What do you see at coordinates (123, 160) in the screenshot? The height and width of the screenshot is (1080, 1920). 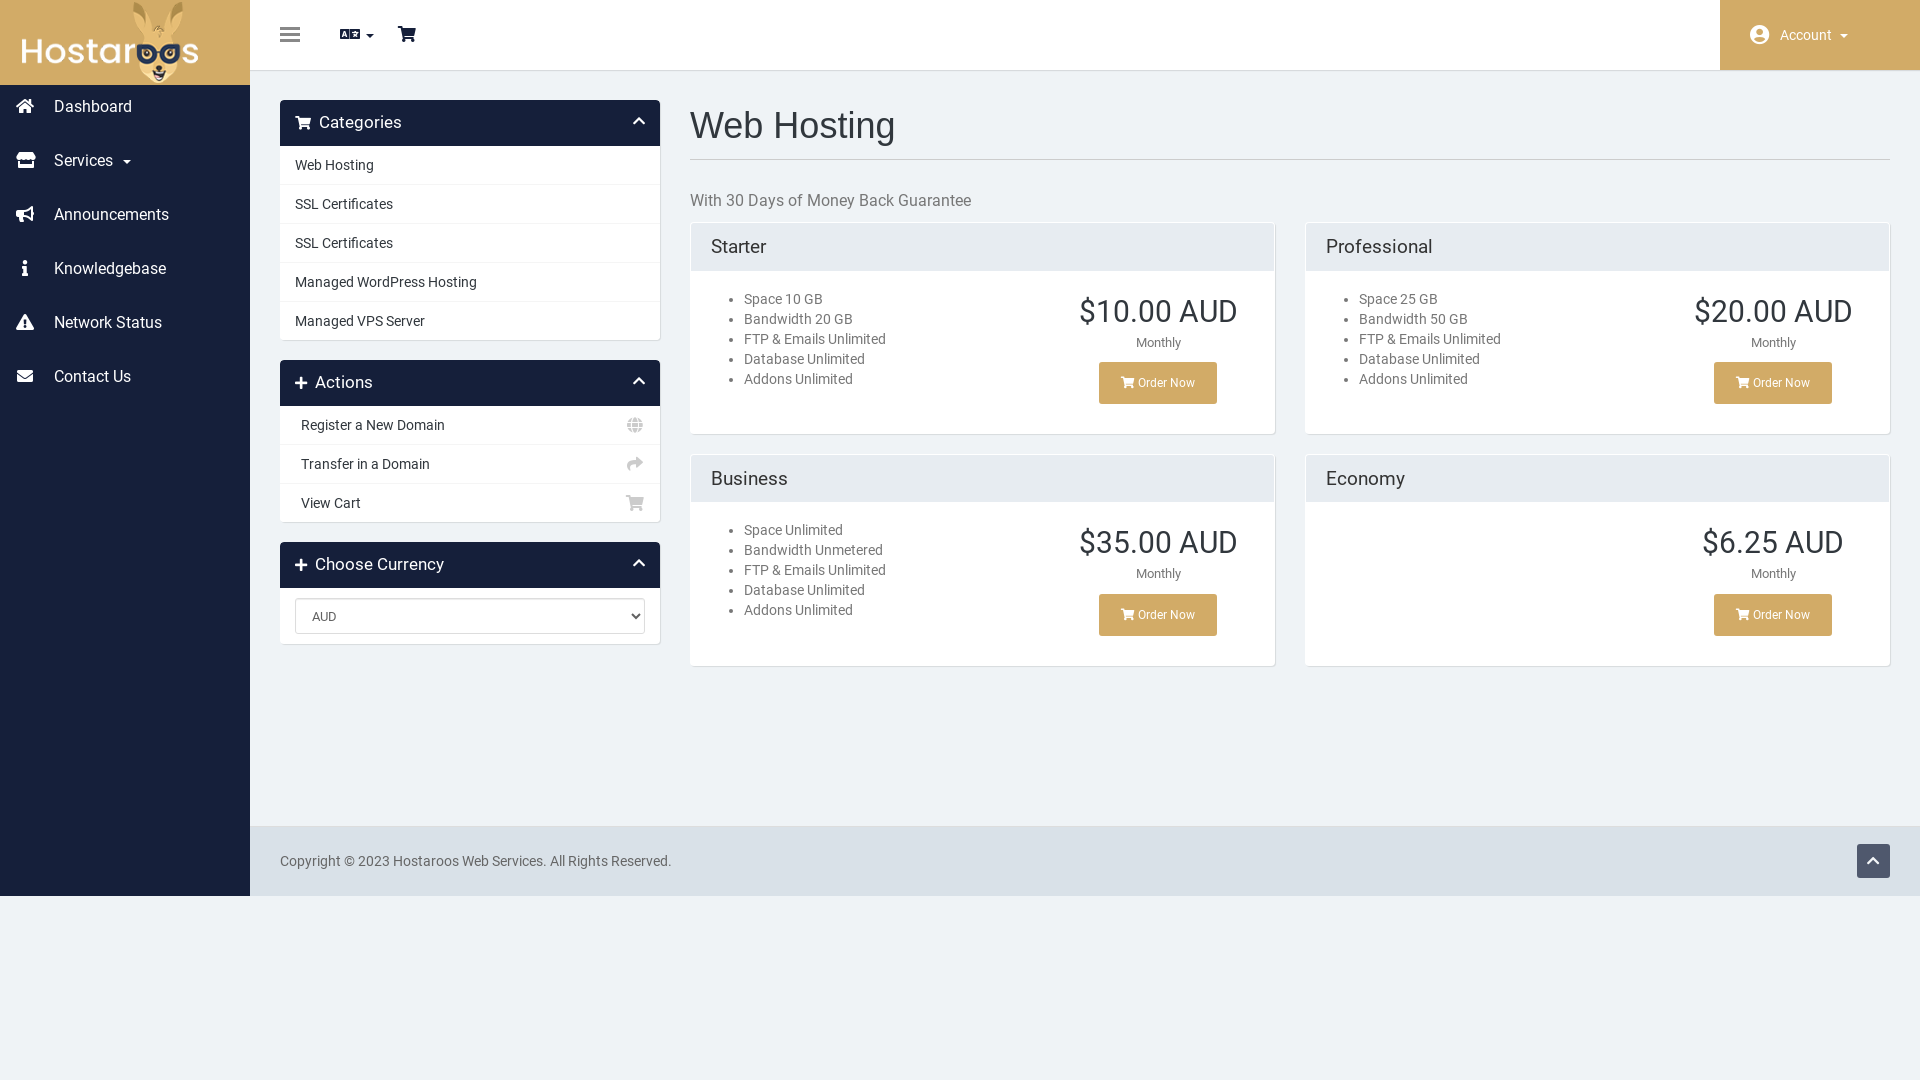 I see `'Services  '` at bounding box center [123, 160].